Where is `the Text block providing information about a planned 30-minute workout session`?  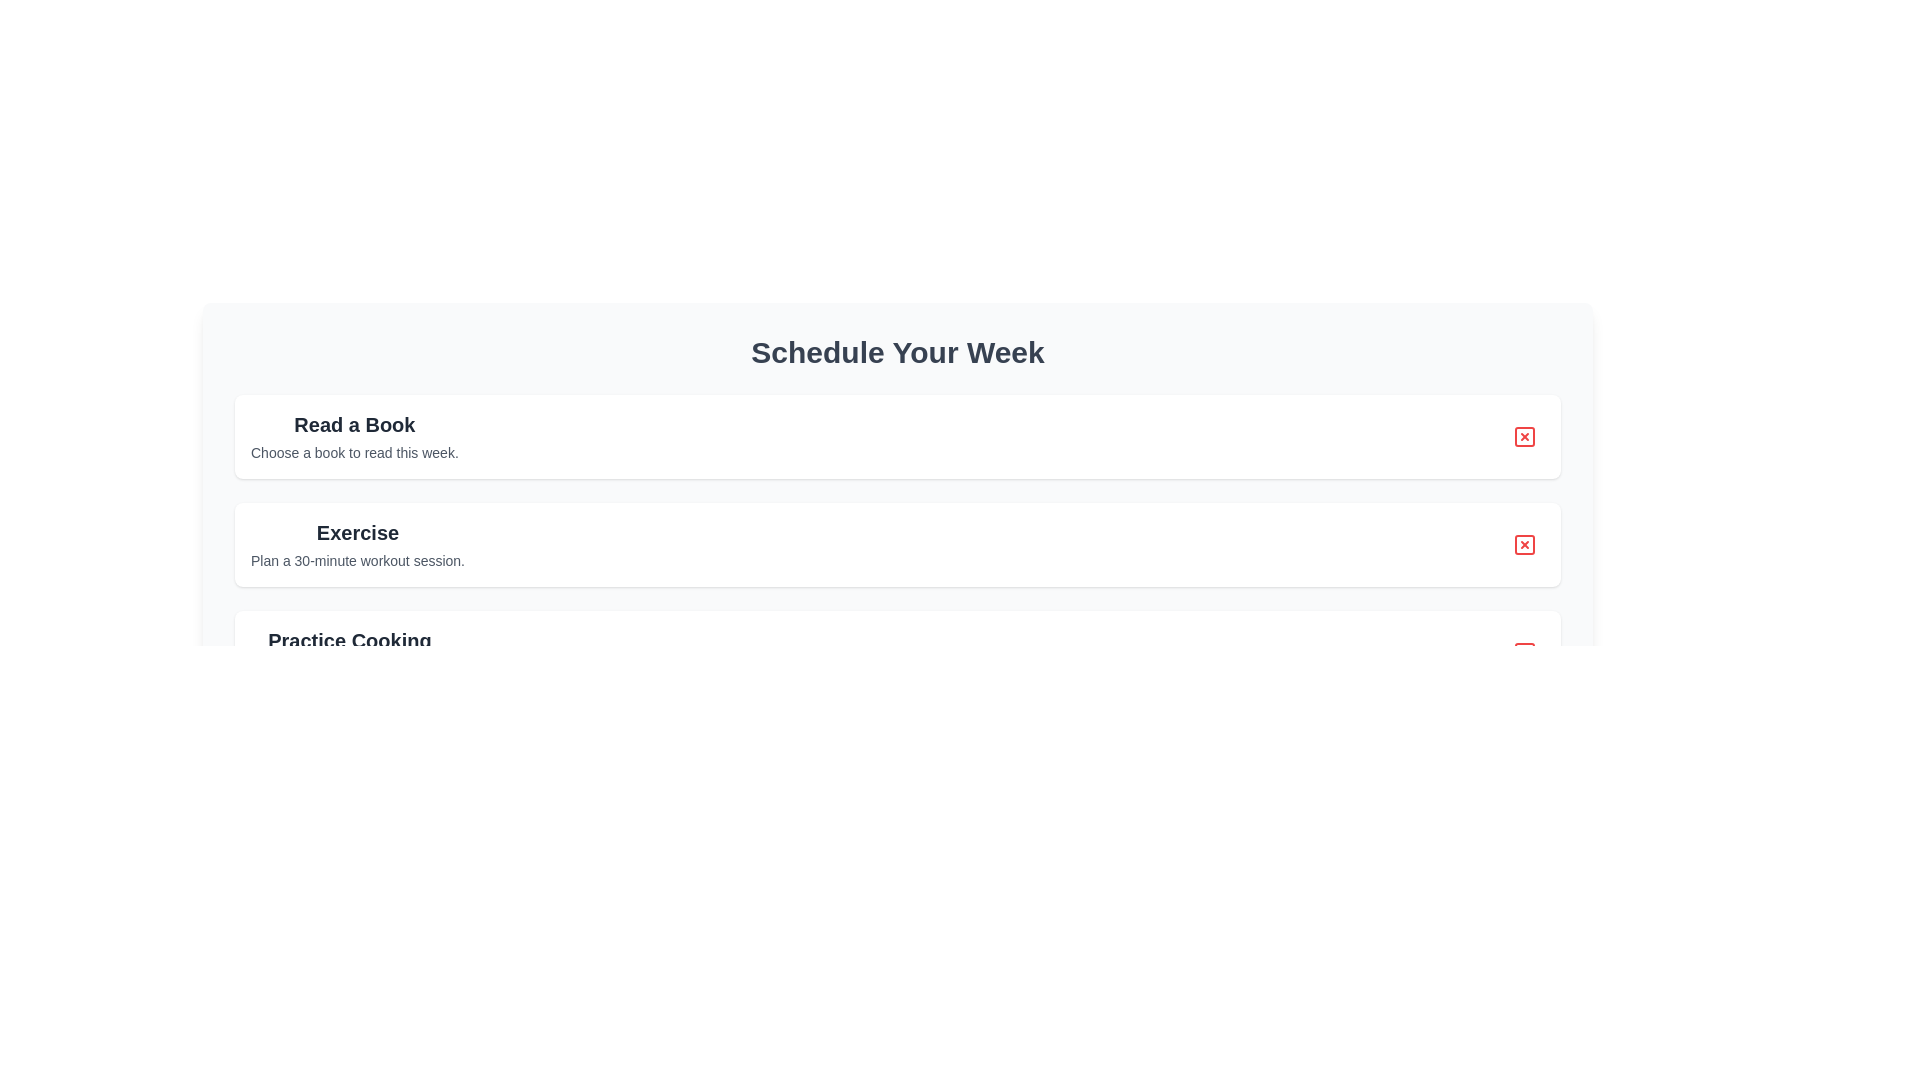
the Text block providing information about a planned 30-minute workout session is located at coordinates (358, 544).